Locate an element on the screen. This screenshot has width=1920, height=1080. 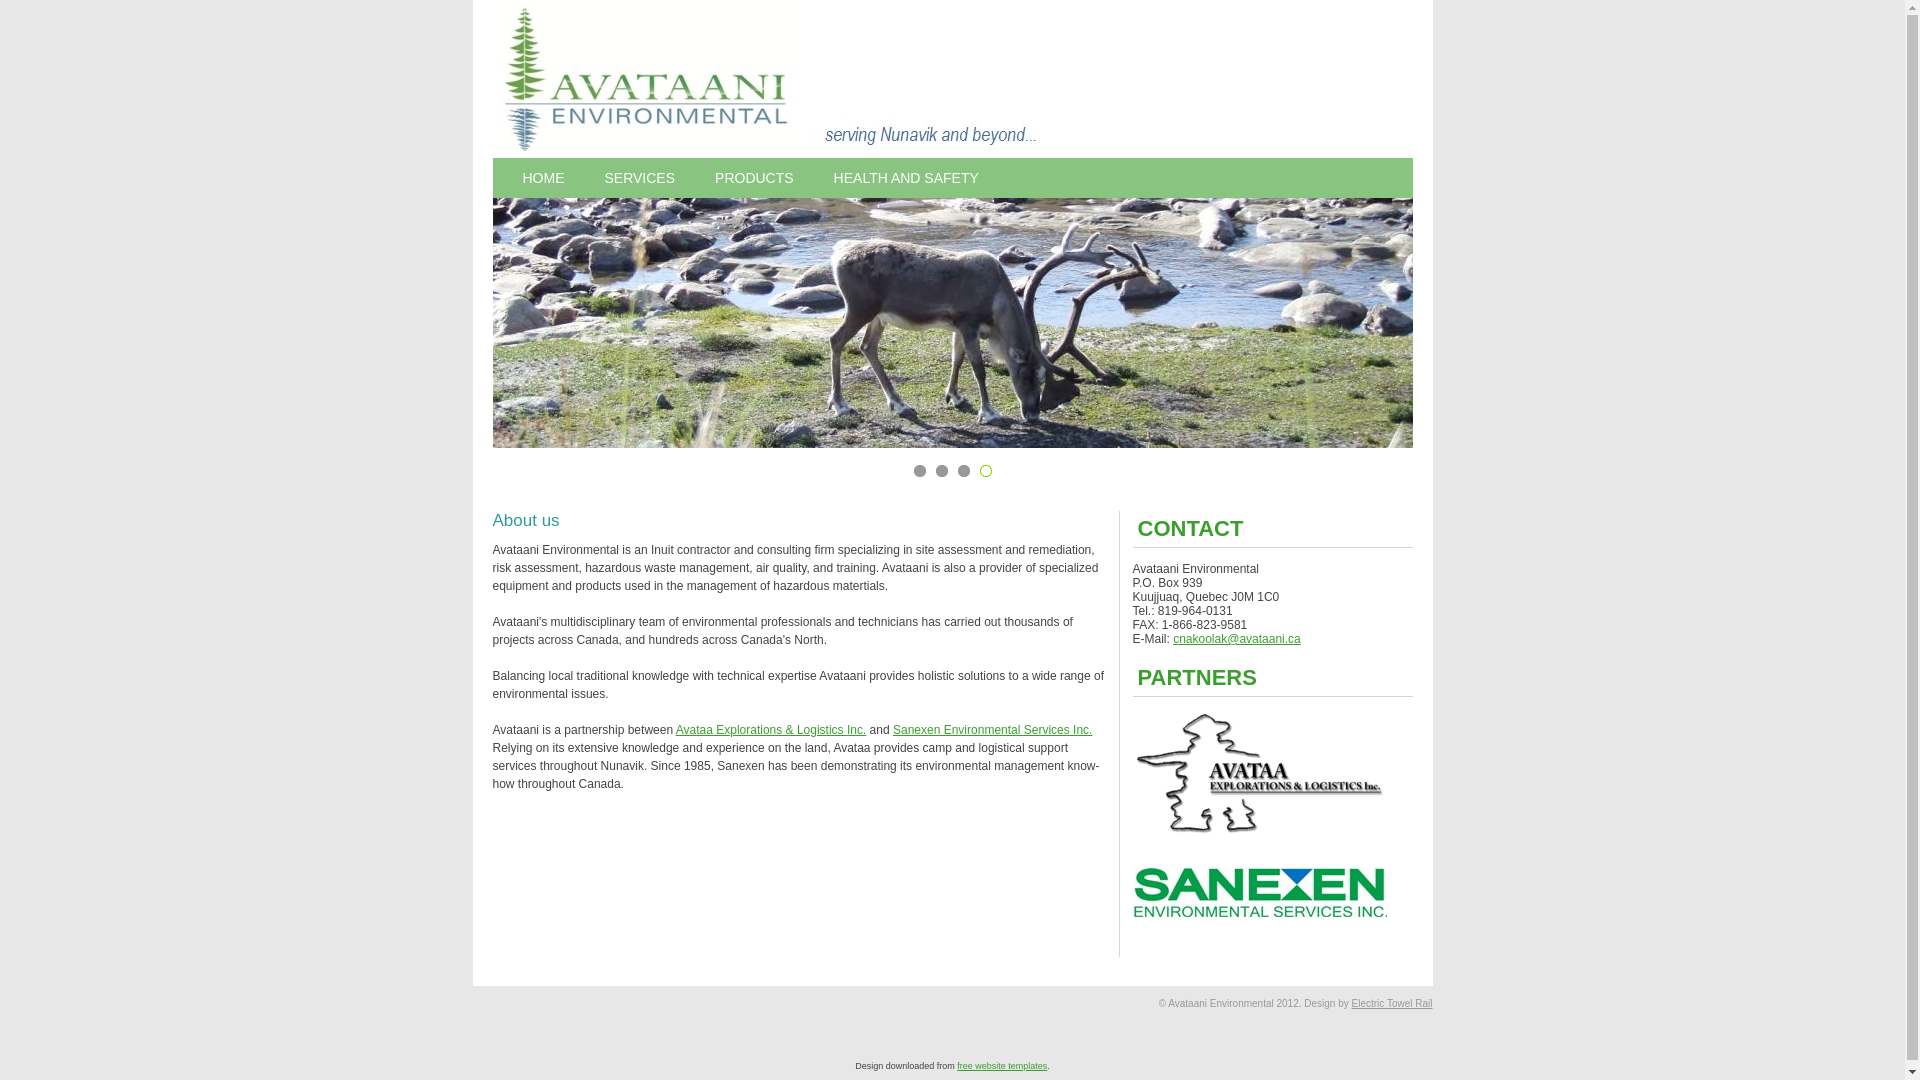
'PRODUCTS' is located at coordinates (695, 176).